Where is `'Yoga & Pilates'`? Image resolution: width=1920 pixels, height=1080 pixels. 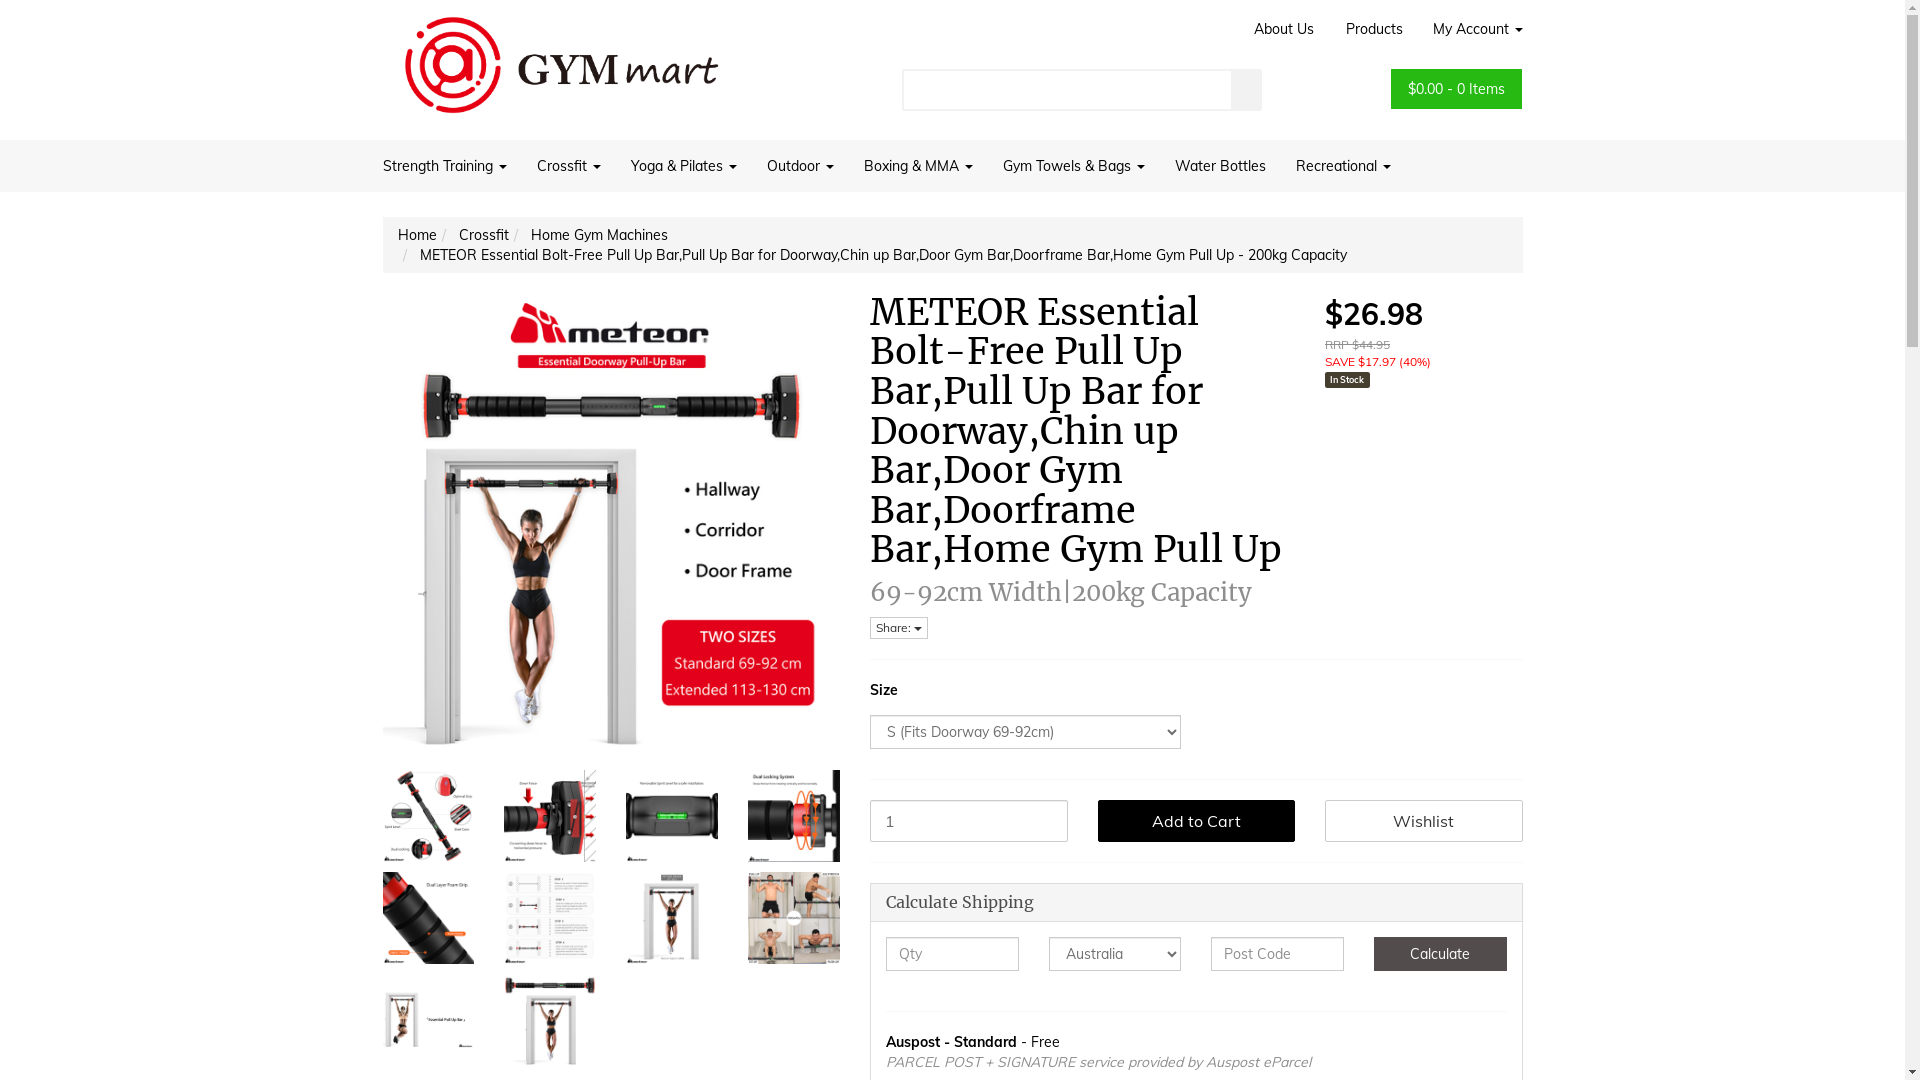 'Yoga & Pilates' is located at coordinates (614, 164).